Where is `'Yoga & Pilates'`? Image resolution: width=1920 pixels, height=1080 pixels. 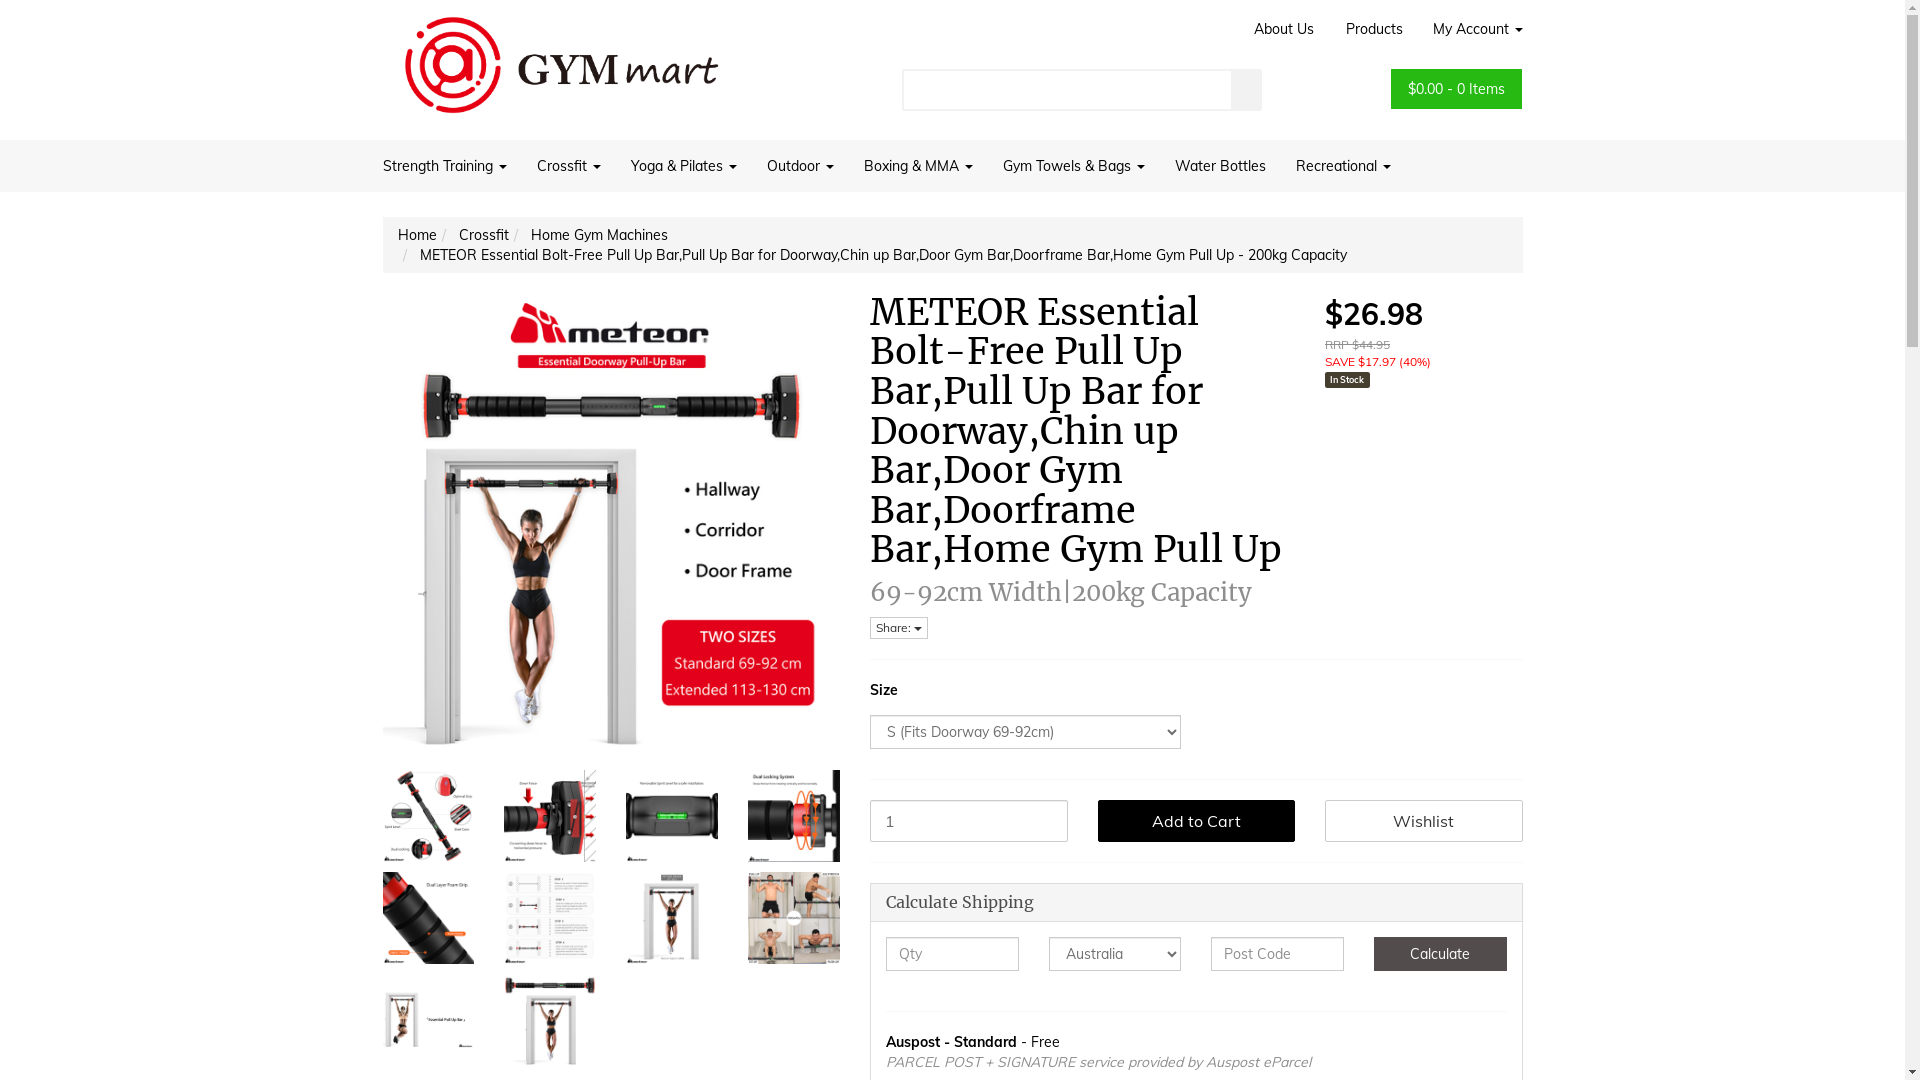 'Yoga & Pilates' is located at coordinates (614, 164).